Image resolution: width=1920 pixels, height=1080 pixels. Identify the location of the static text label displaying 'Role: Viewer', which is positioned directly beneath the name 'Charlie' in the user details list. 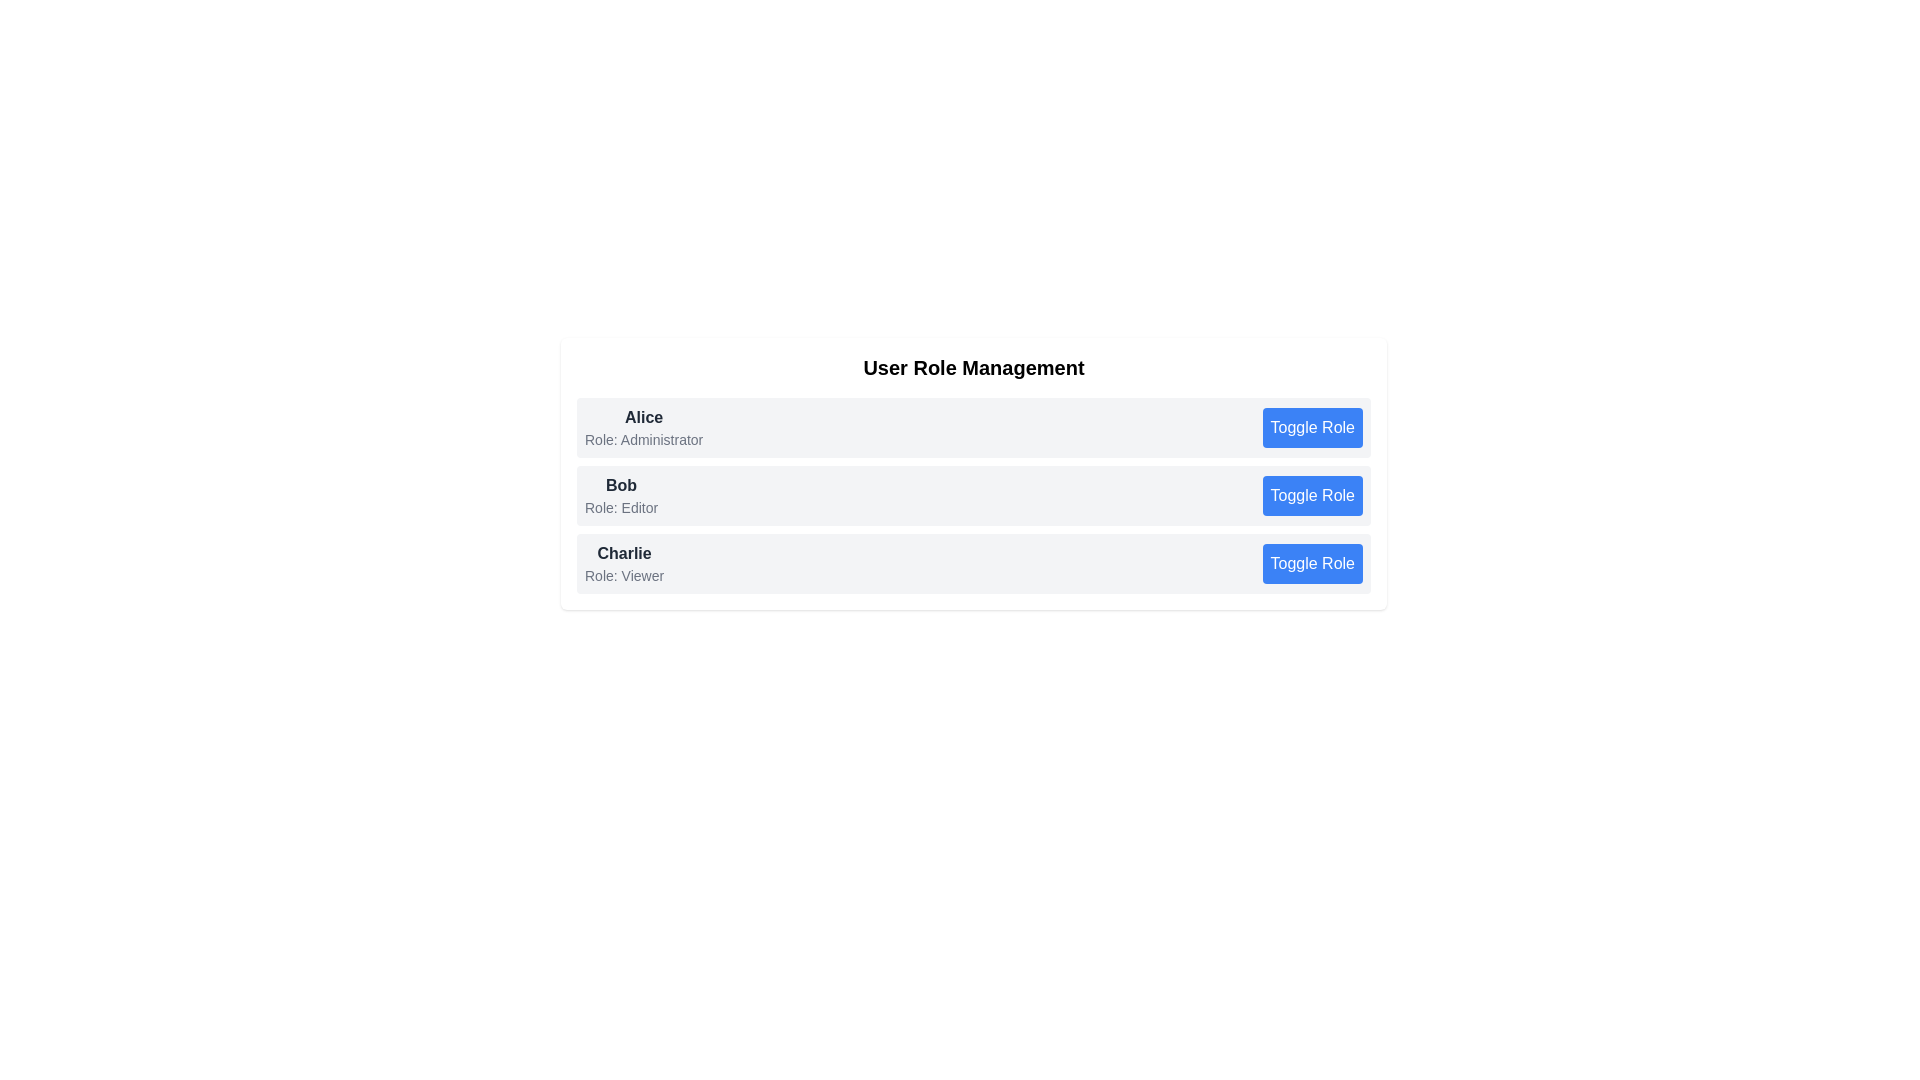
(623, 575).